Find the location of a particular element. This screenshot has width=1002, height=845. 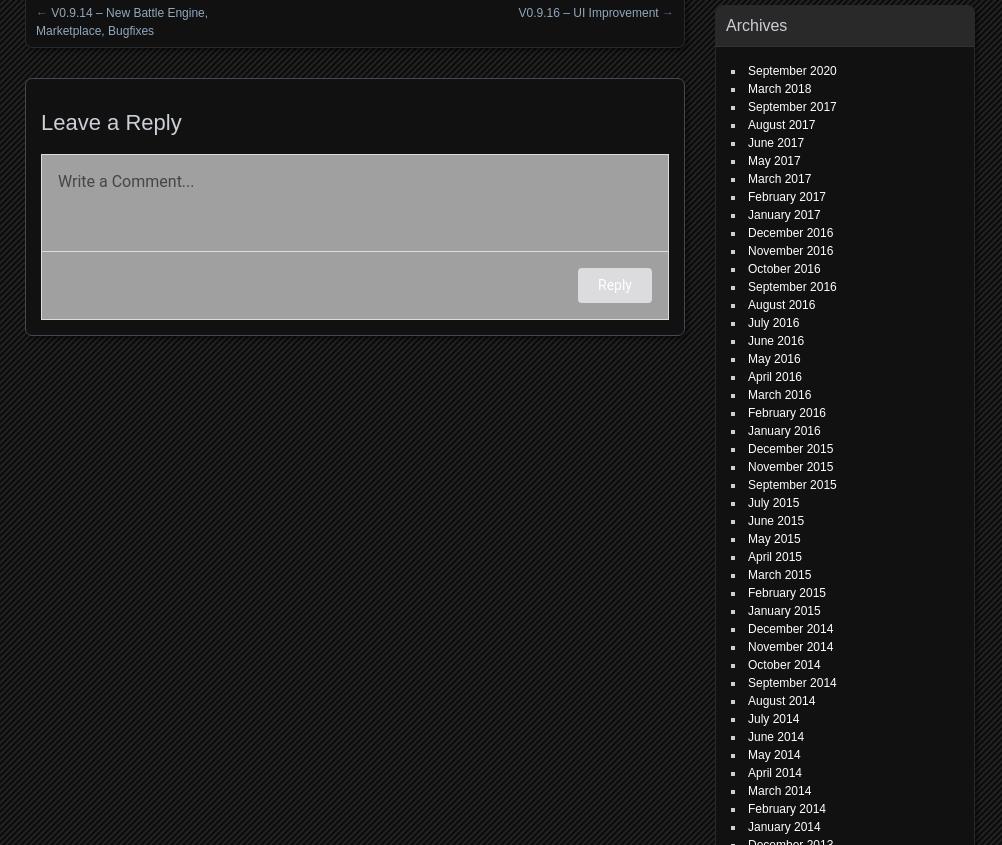

'V0.9.16 – UI Improvement' is located at coordinates (586, 12).